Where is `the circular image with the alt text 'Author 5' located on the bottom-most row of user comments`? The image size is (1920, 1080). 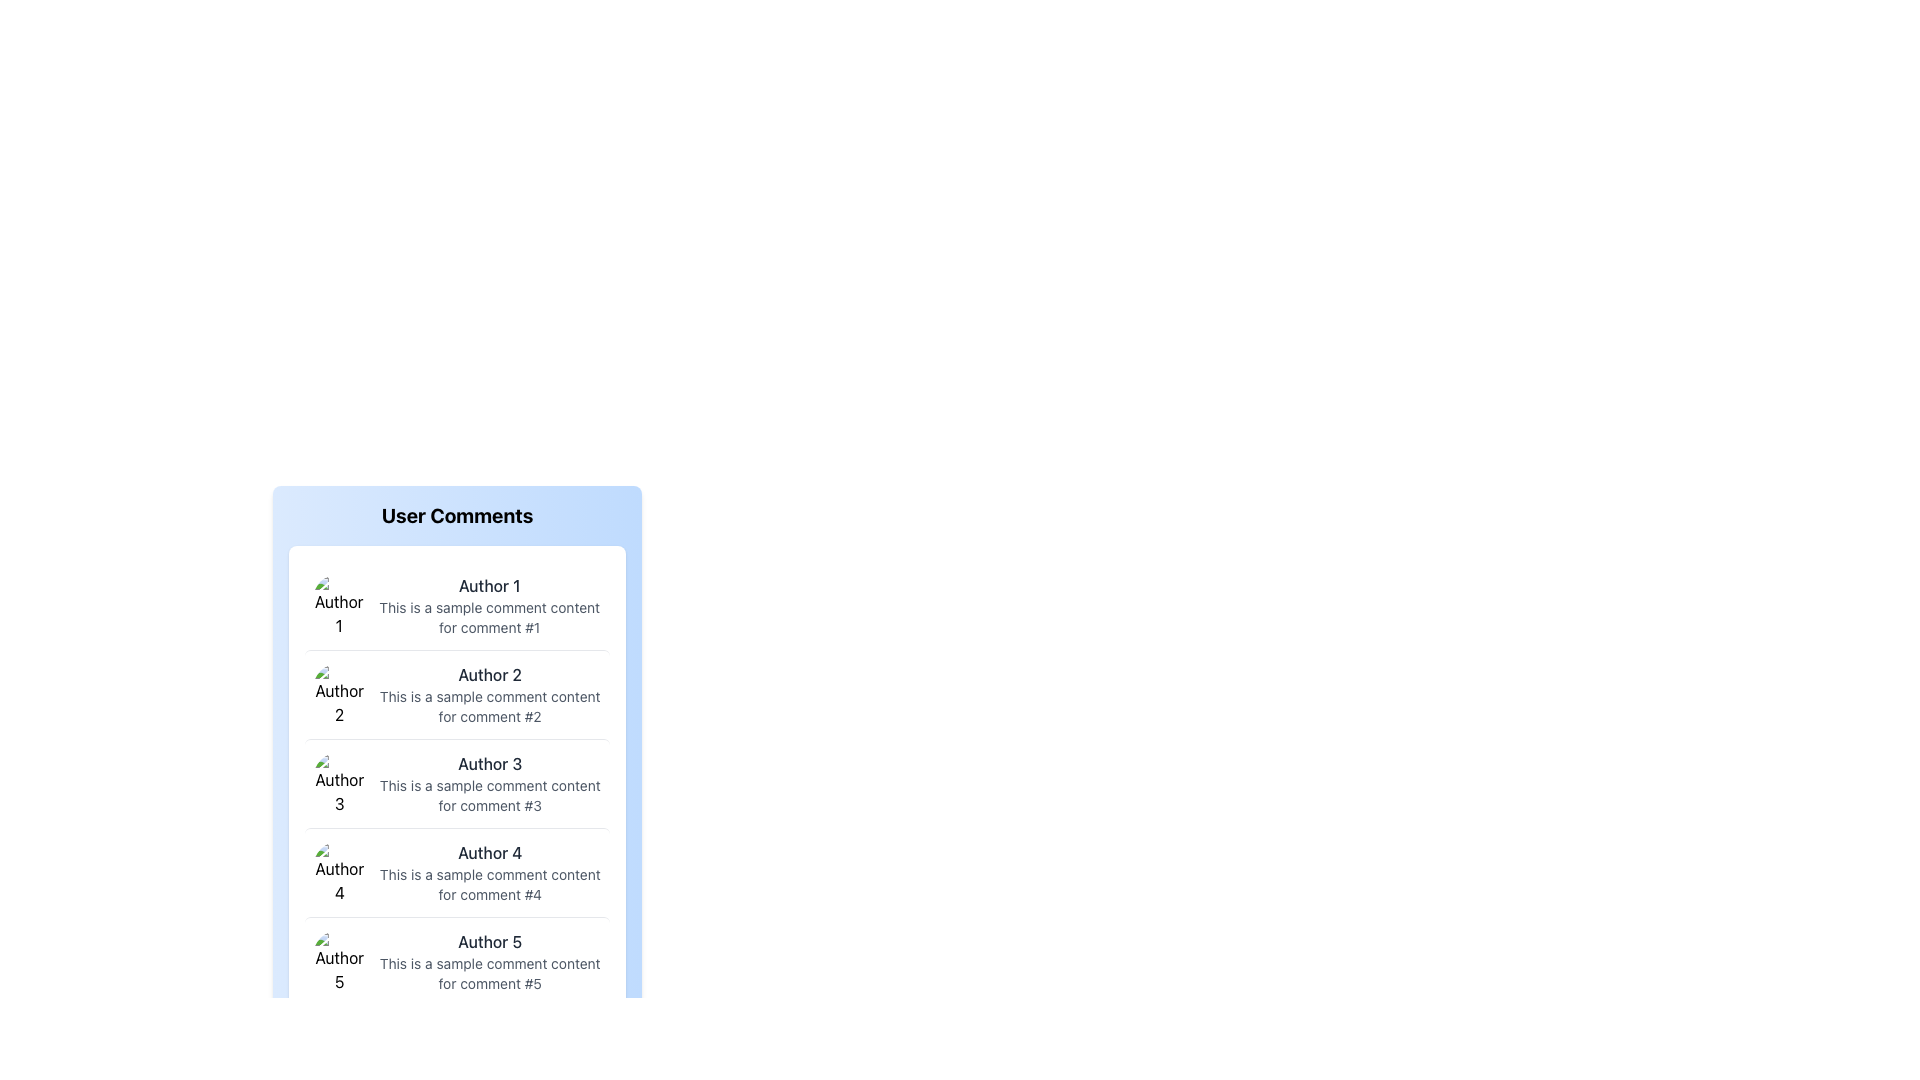 the circular image with the alt text 'Author 5' located on the bottom-most row of user comments is located at coordinates (339, 960).